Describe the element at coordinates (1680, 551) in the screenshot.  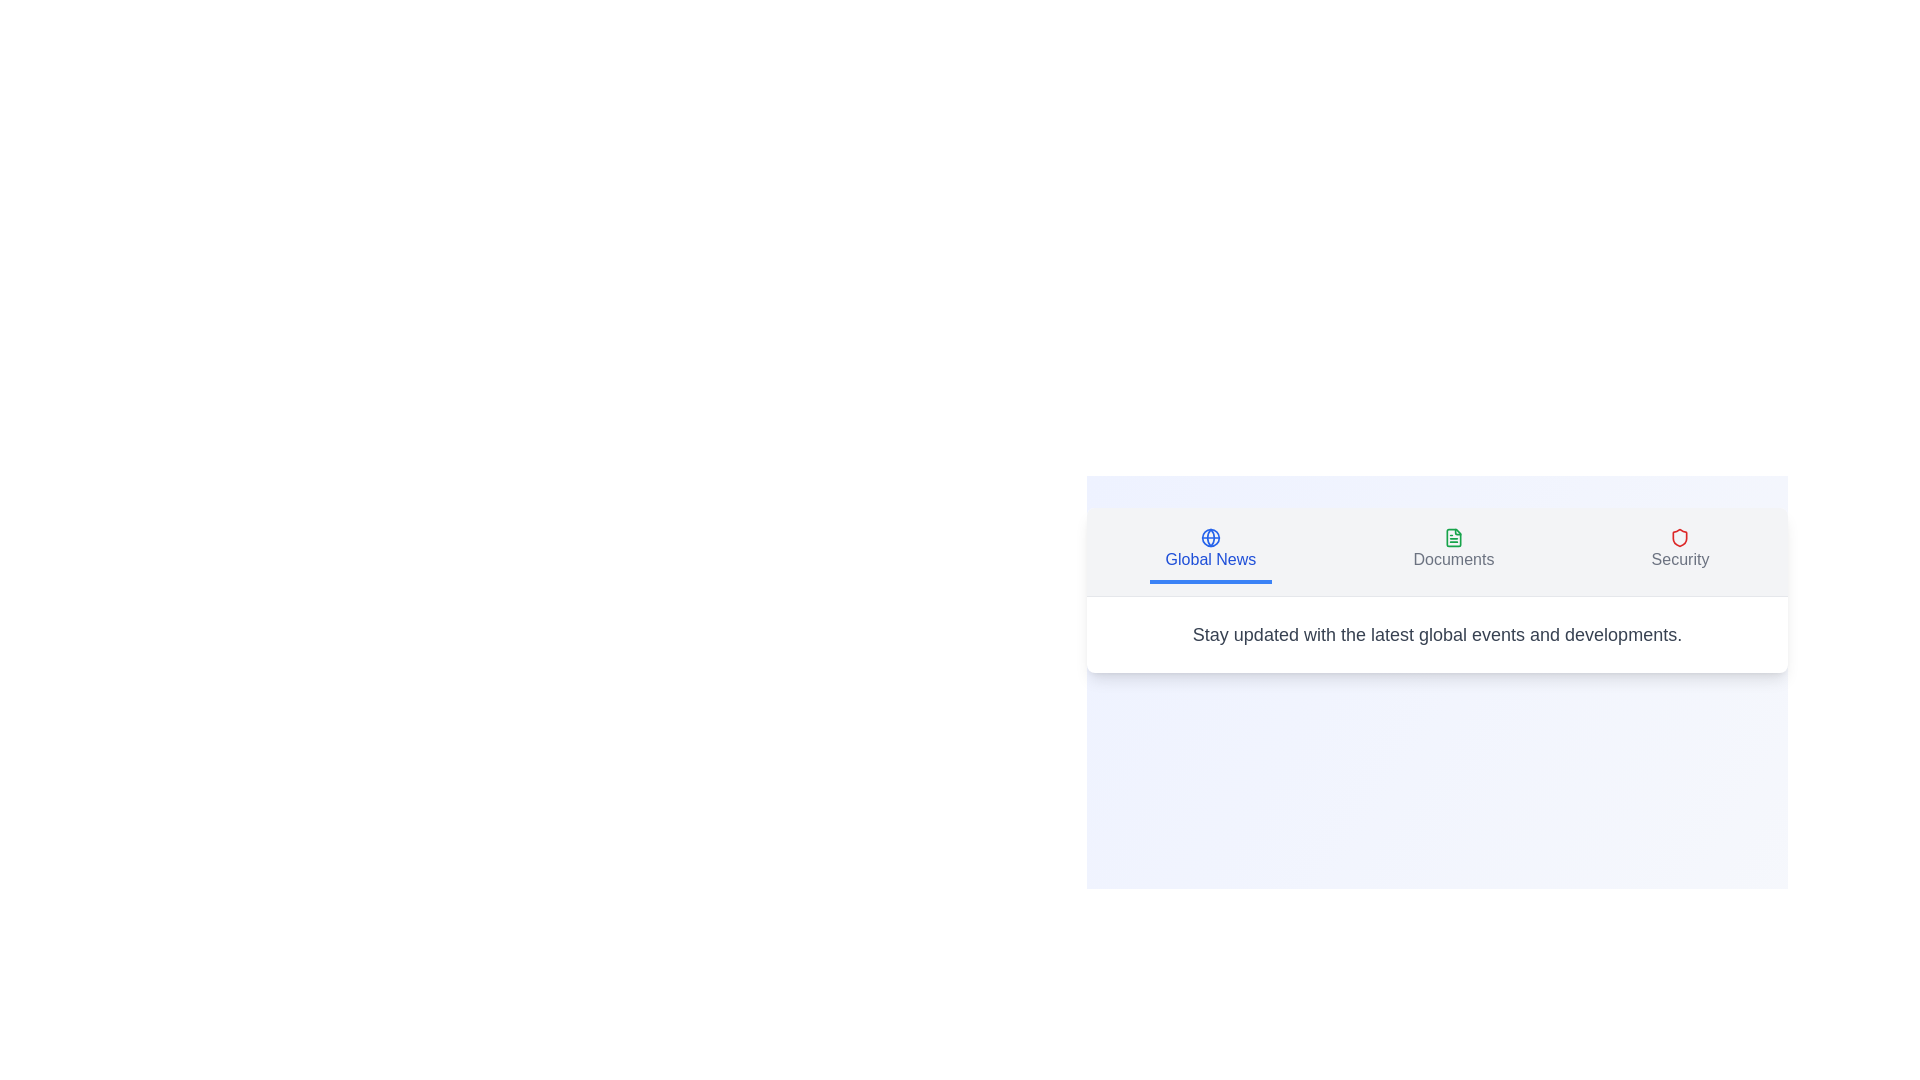
I see `the Security tab` at that location.